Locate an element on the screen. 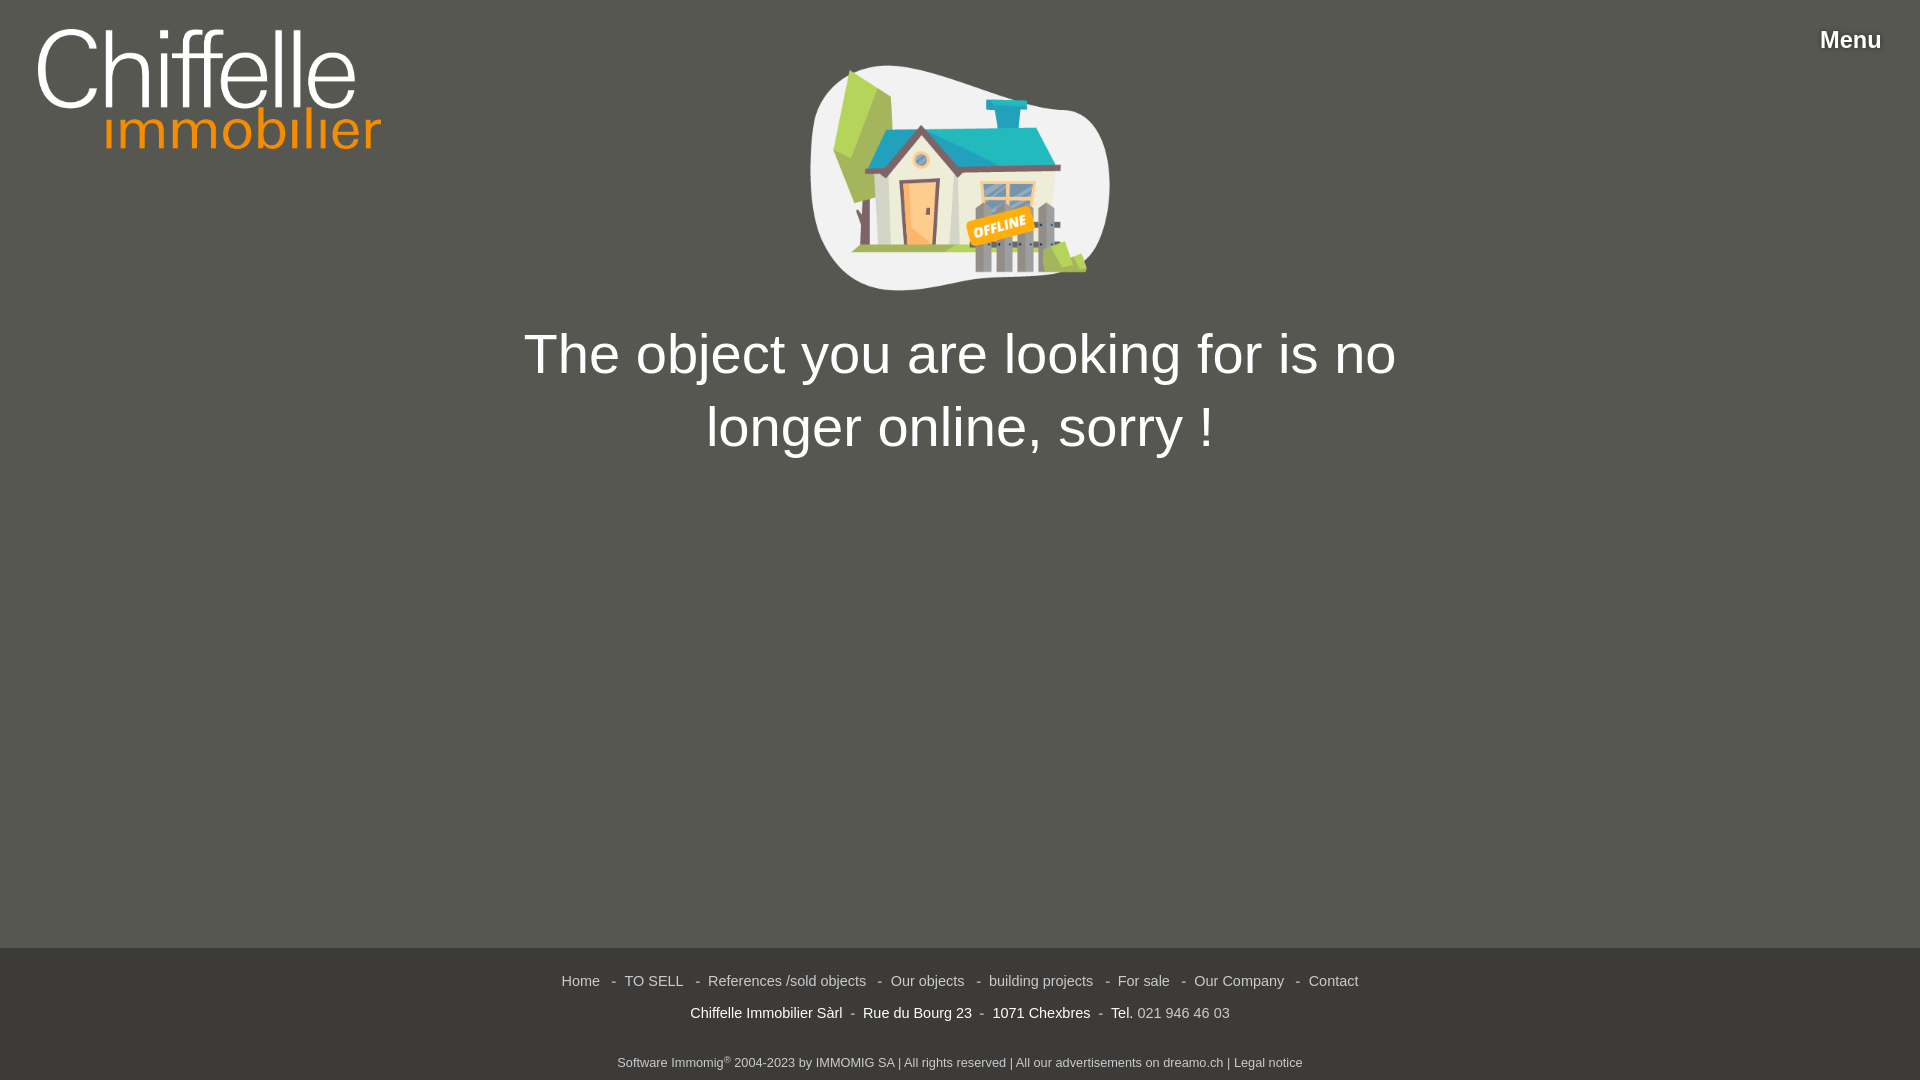 The width and height of the screenshot is (1920, 1080). 'For sale' is located at coordinates (1143, 980).